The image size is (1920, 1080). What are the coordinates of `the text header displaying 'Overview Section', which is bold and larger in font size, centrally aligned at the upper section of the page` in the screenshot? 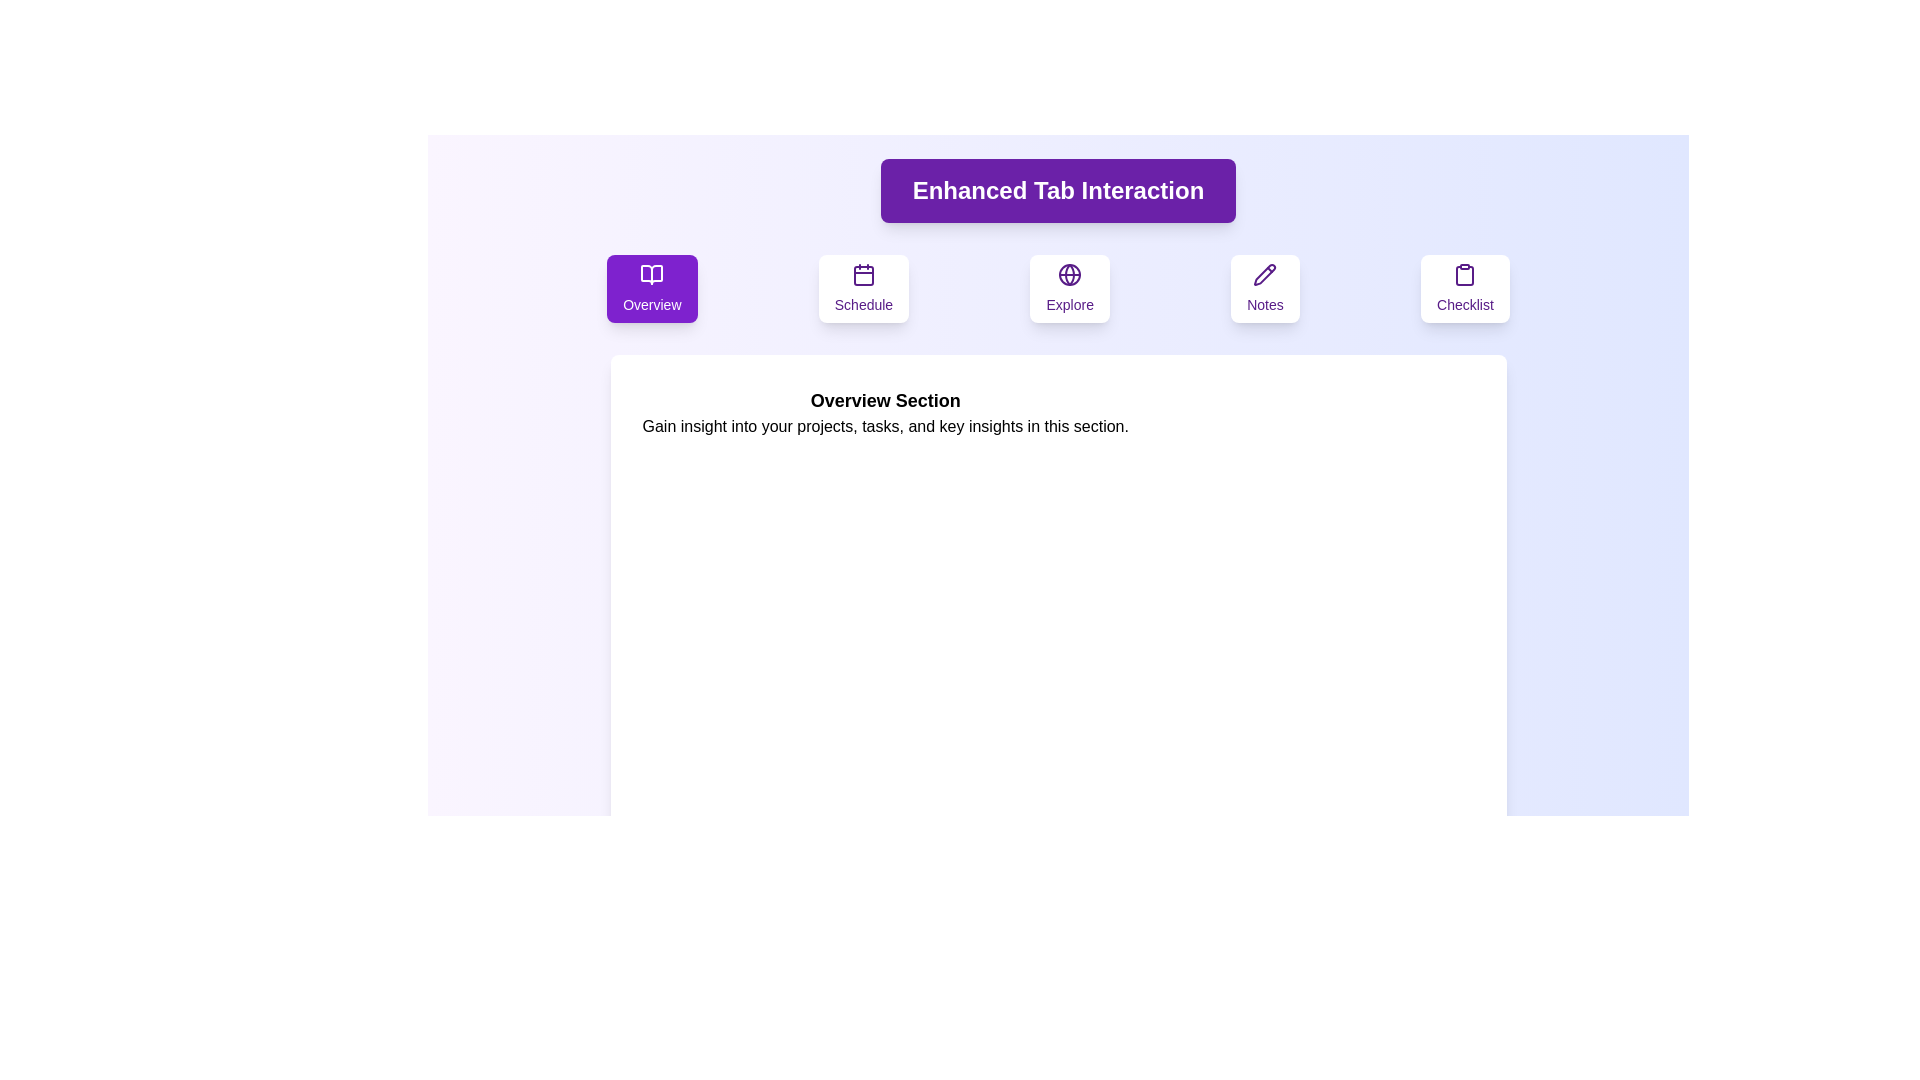 It's located at (884, 401).